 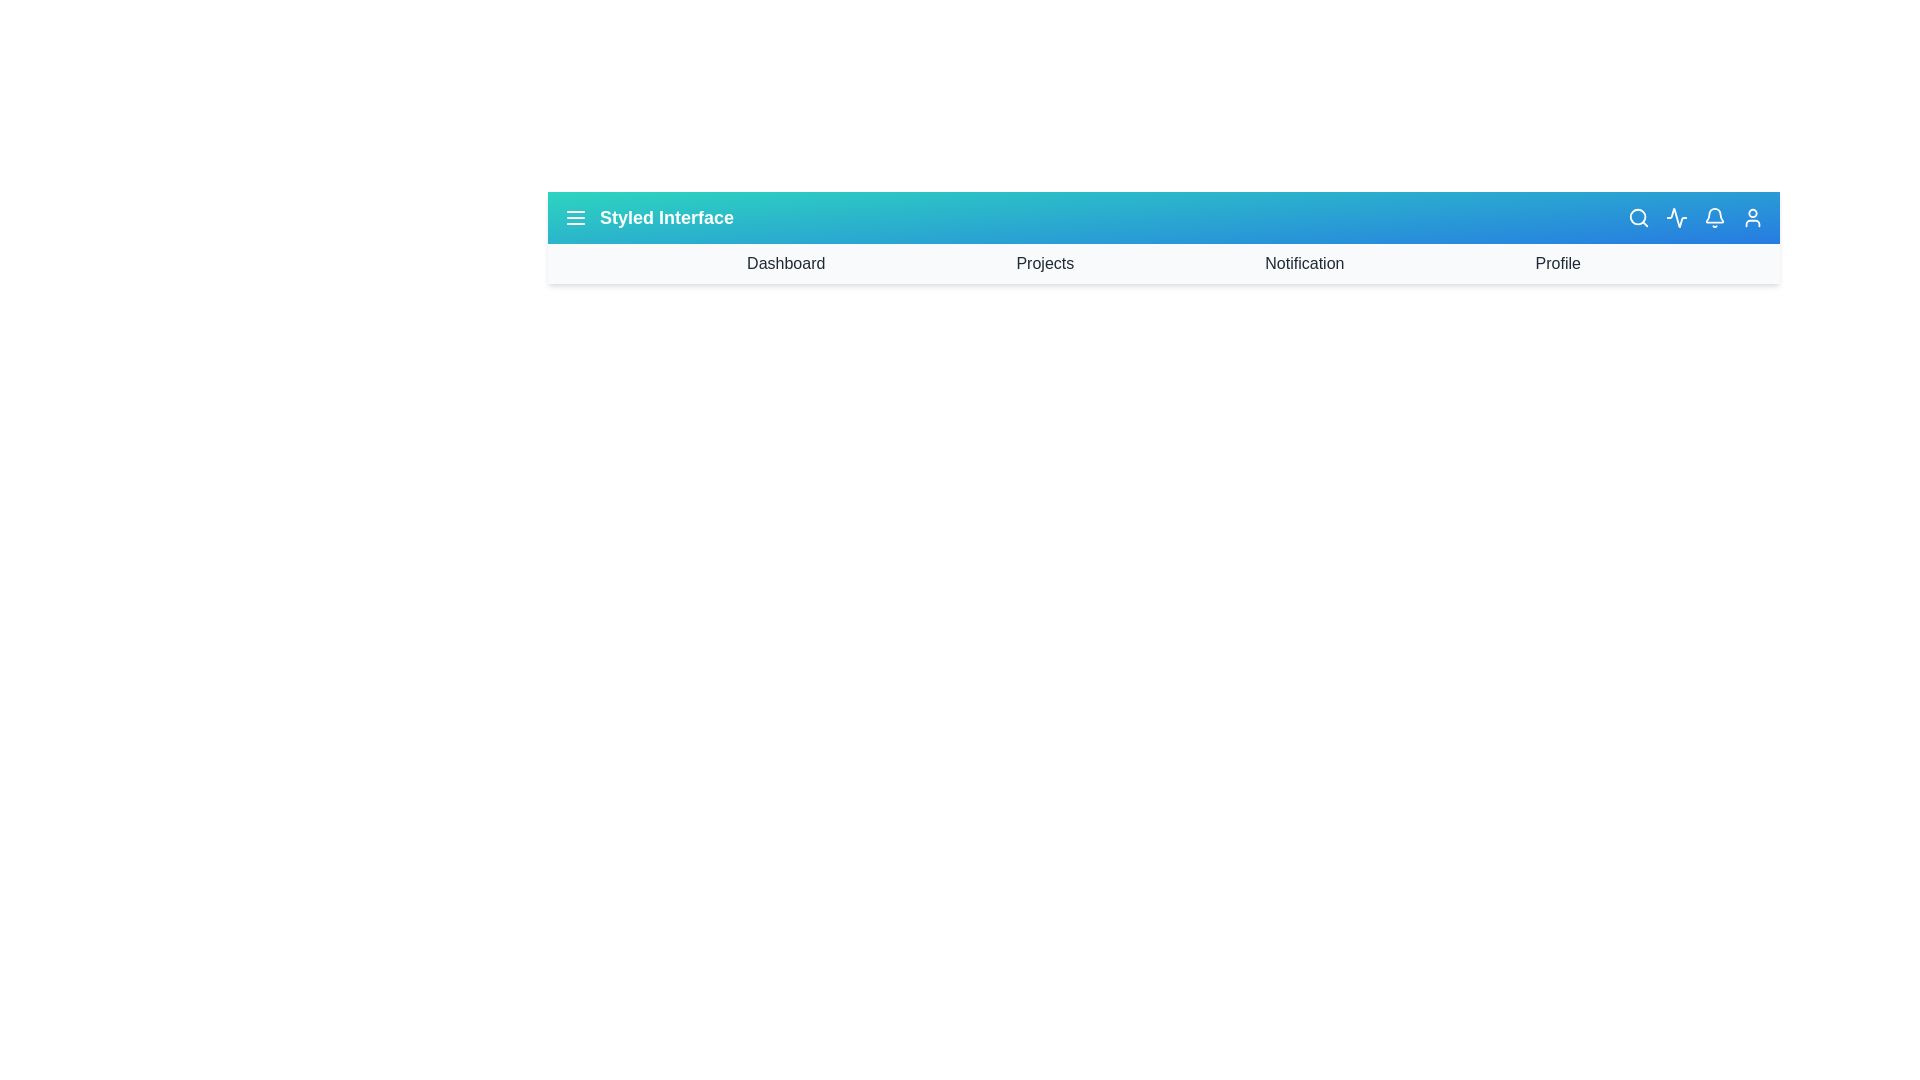 What do you see at coordinates (1044, 262) in the screenshot?
I see `the navigation item Projects` at bounding box center [1044, 262].